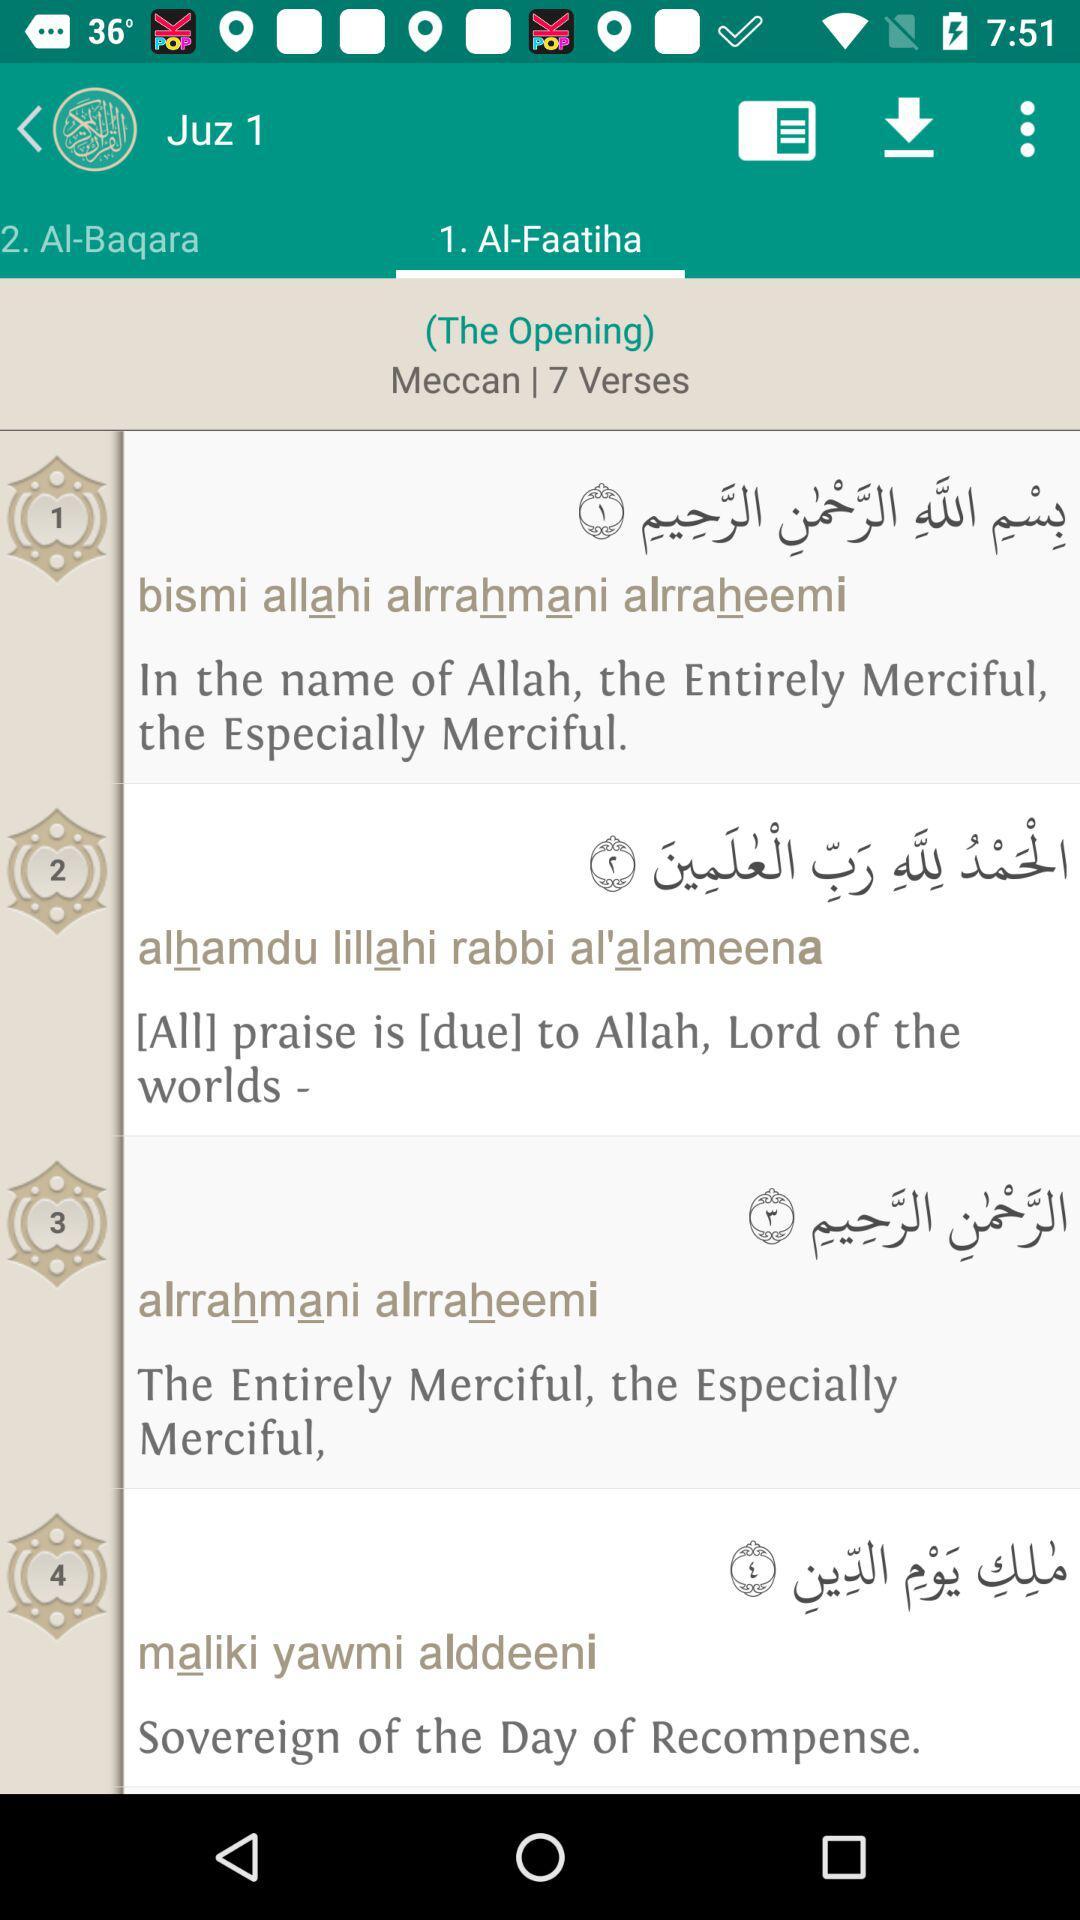 The height and width of the screenshot is (1920, 1080). What do you see at coordinates (600, 594) in the screenshot?
I see `bismi allahi alrrahmani icon` at bounding box center [600, 594].